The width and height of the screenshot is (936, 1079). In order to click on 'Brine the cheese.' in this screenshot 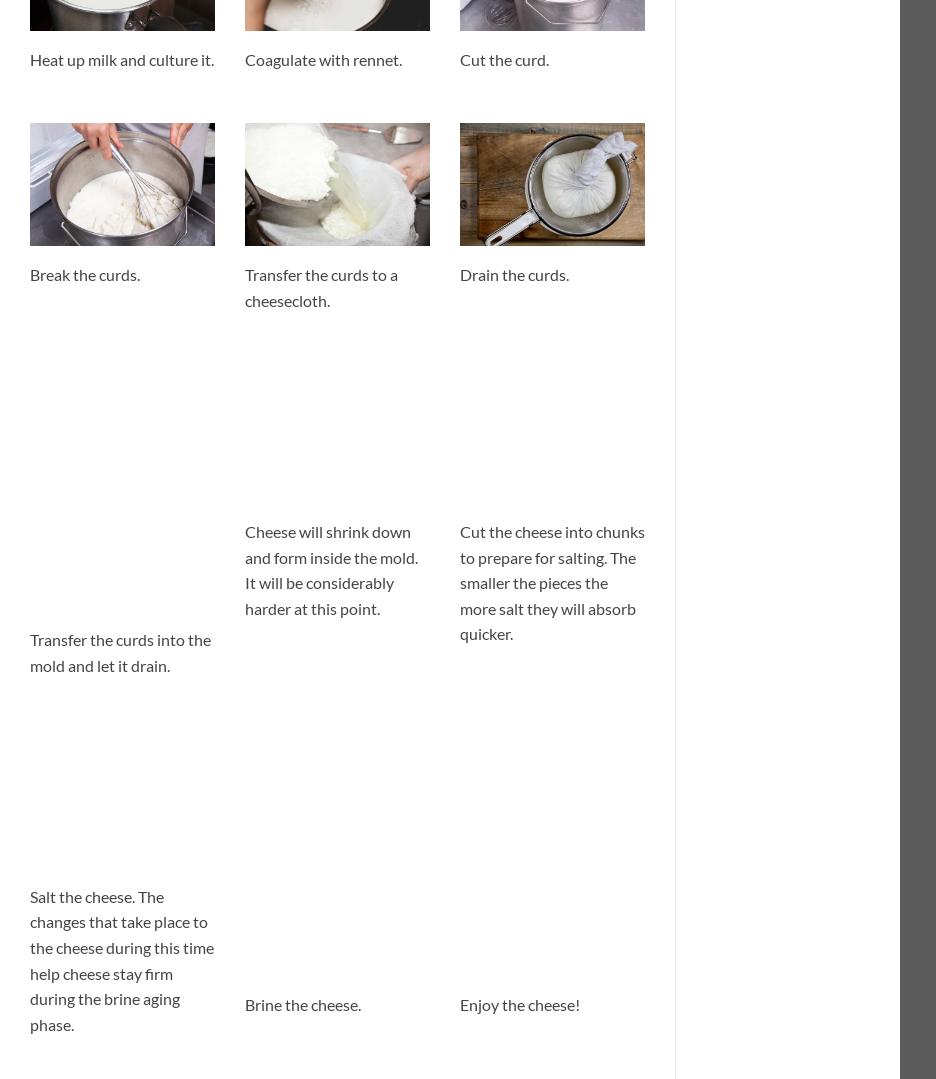, I will do `click(302, 1003)`.